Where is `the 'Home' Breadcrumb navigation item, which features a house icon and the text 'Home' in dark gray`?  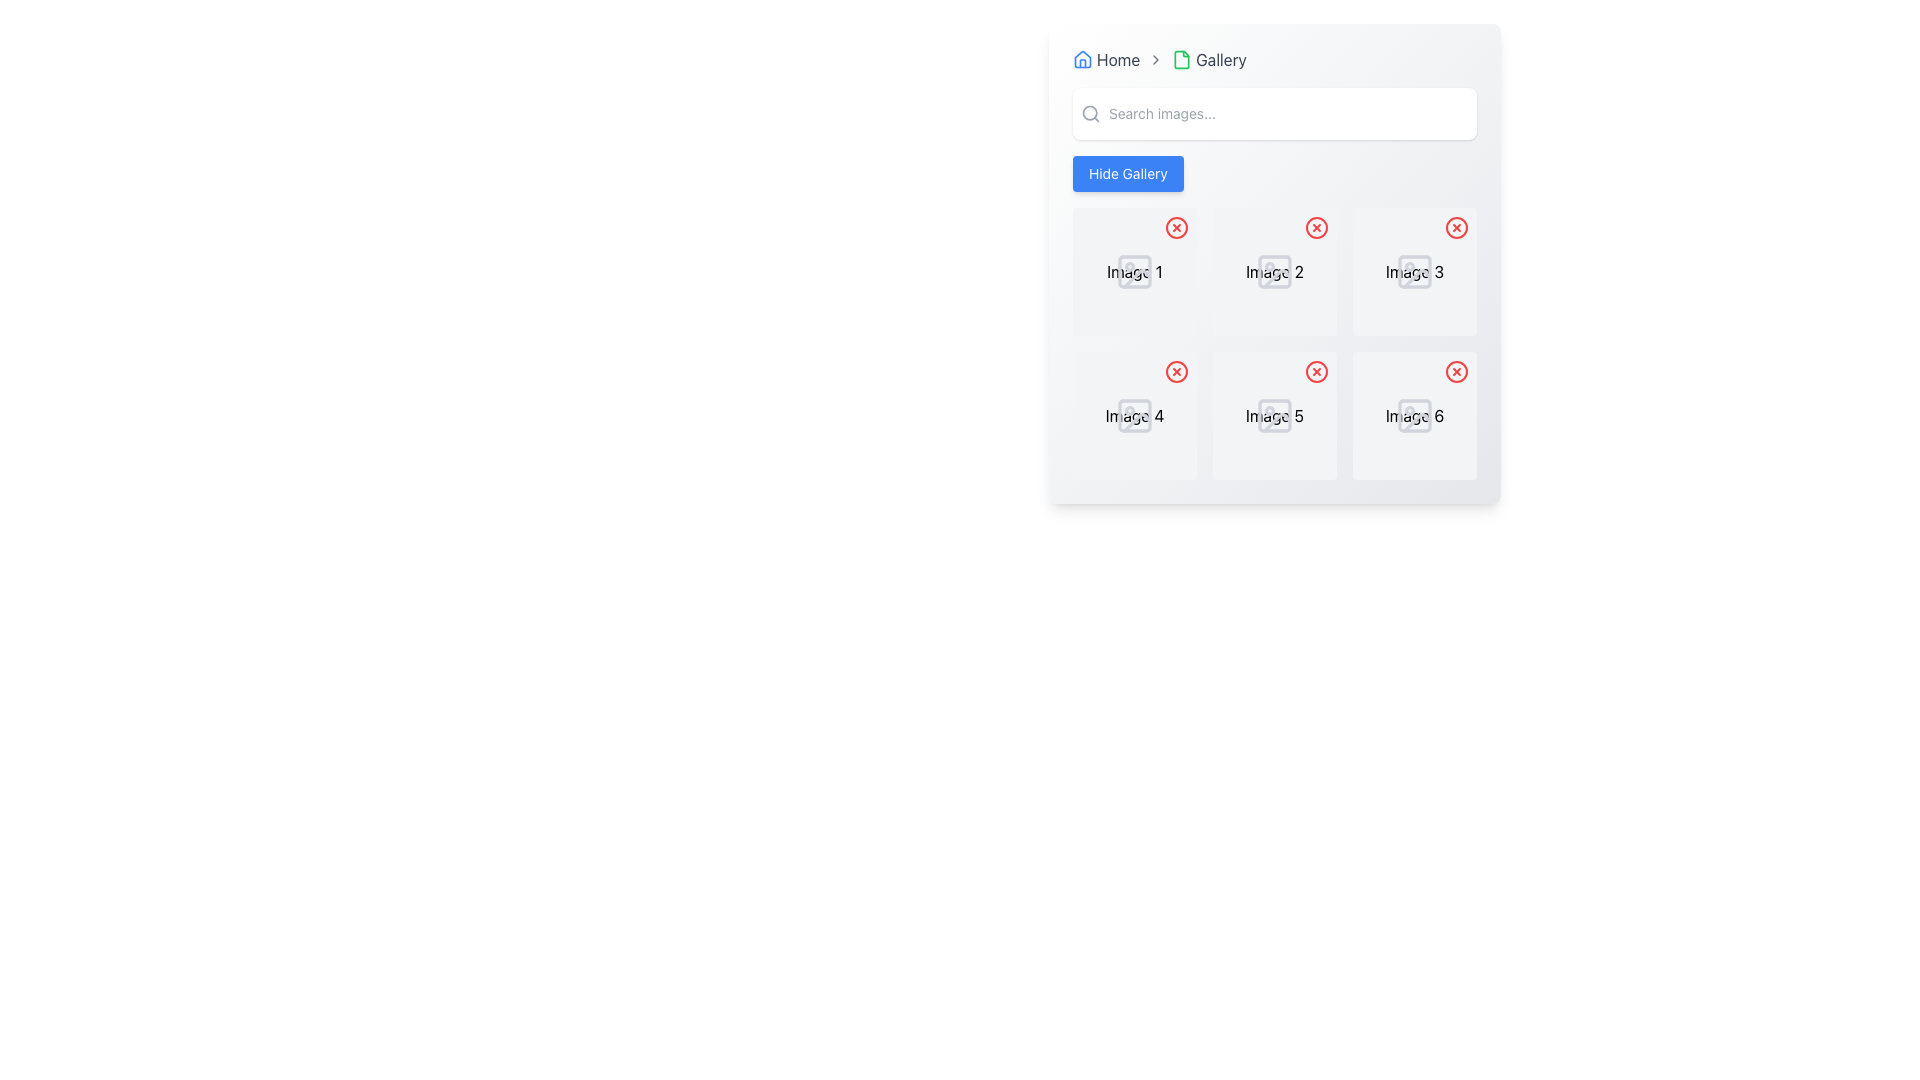 the 'Home' Breadcrumb navigation item, which features a house icon and the text 'Home' in dark gray is located at coordinates (1105, 59).